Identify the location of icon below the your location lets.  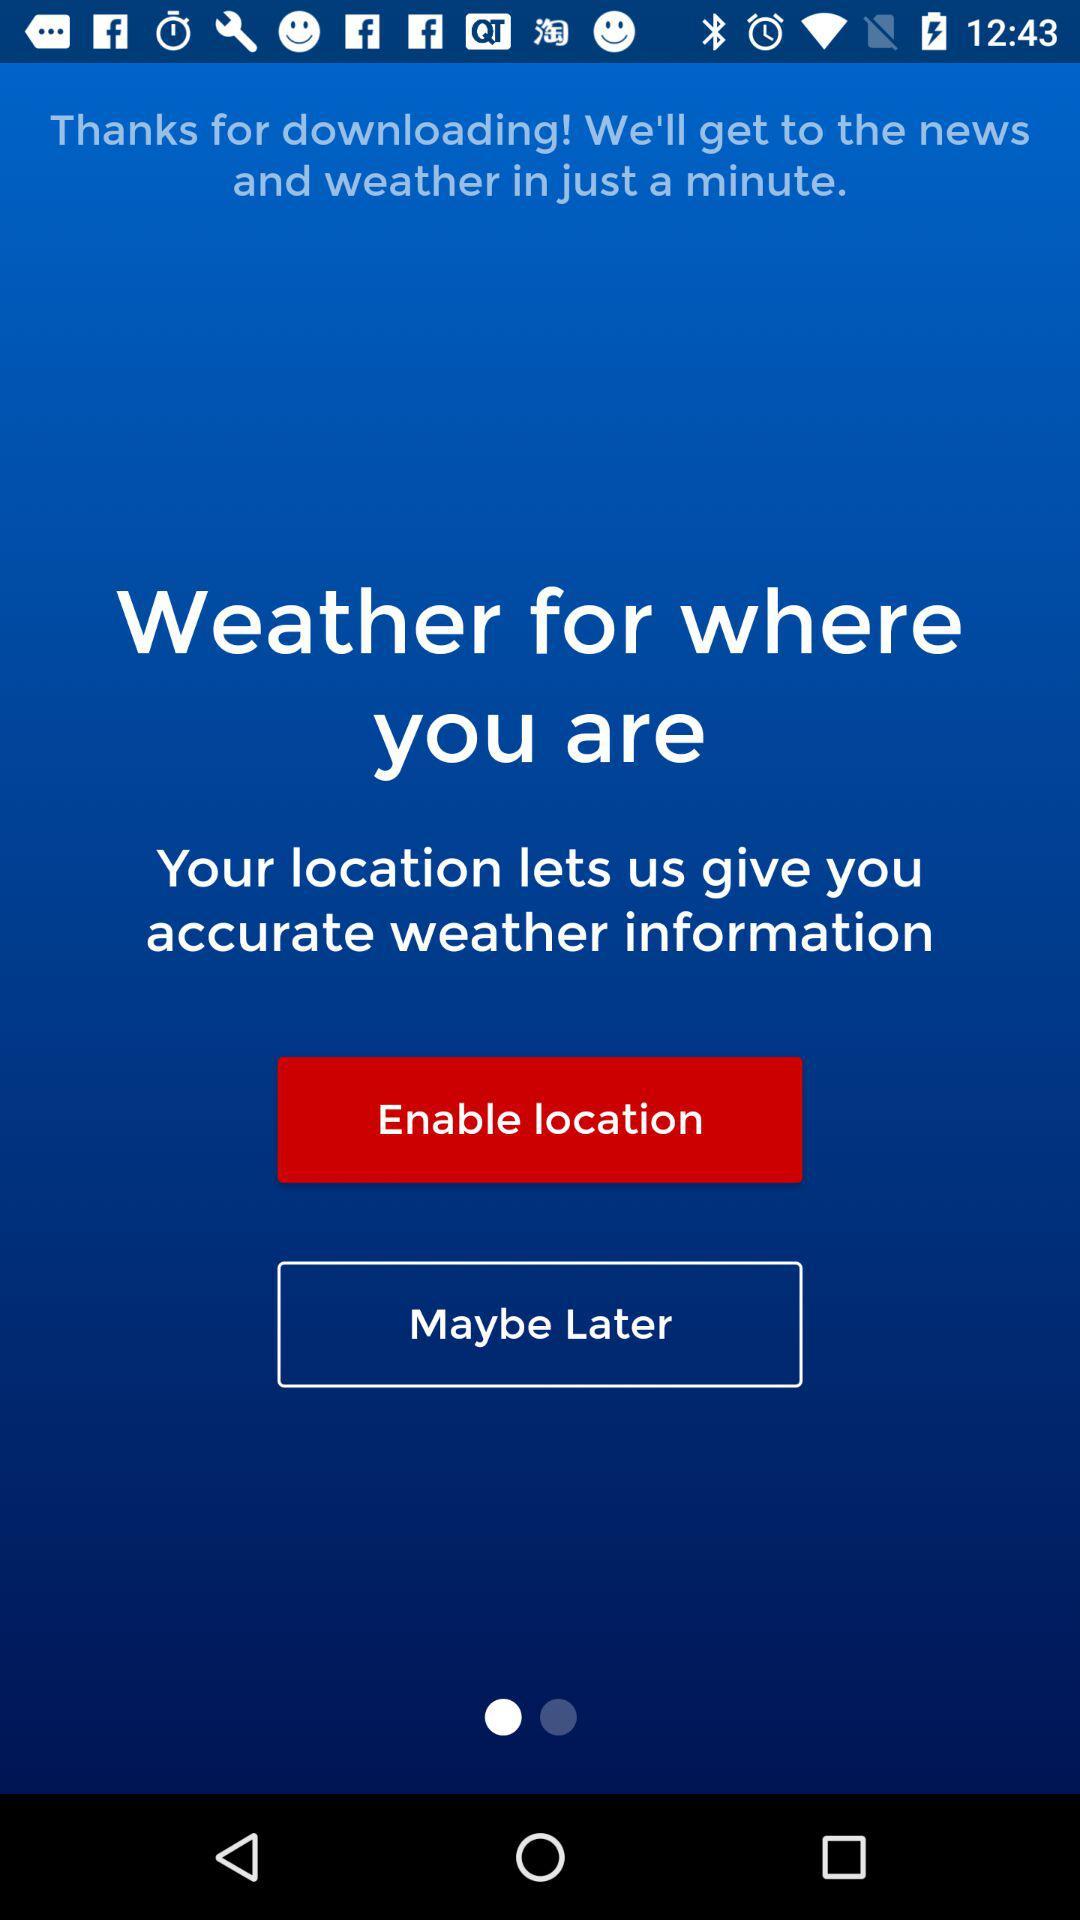
(540, 1118).